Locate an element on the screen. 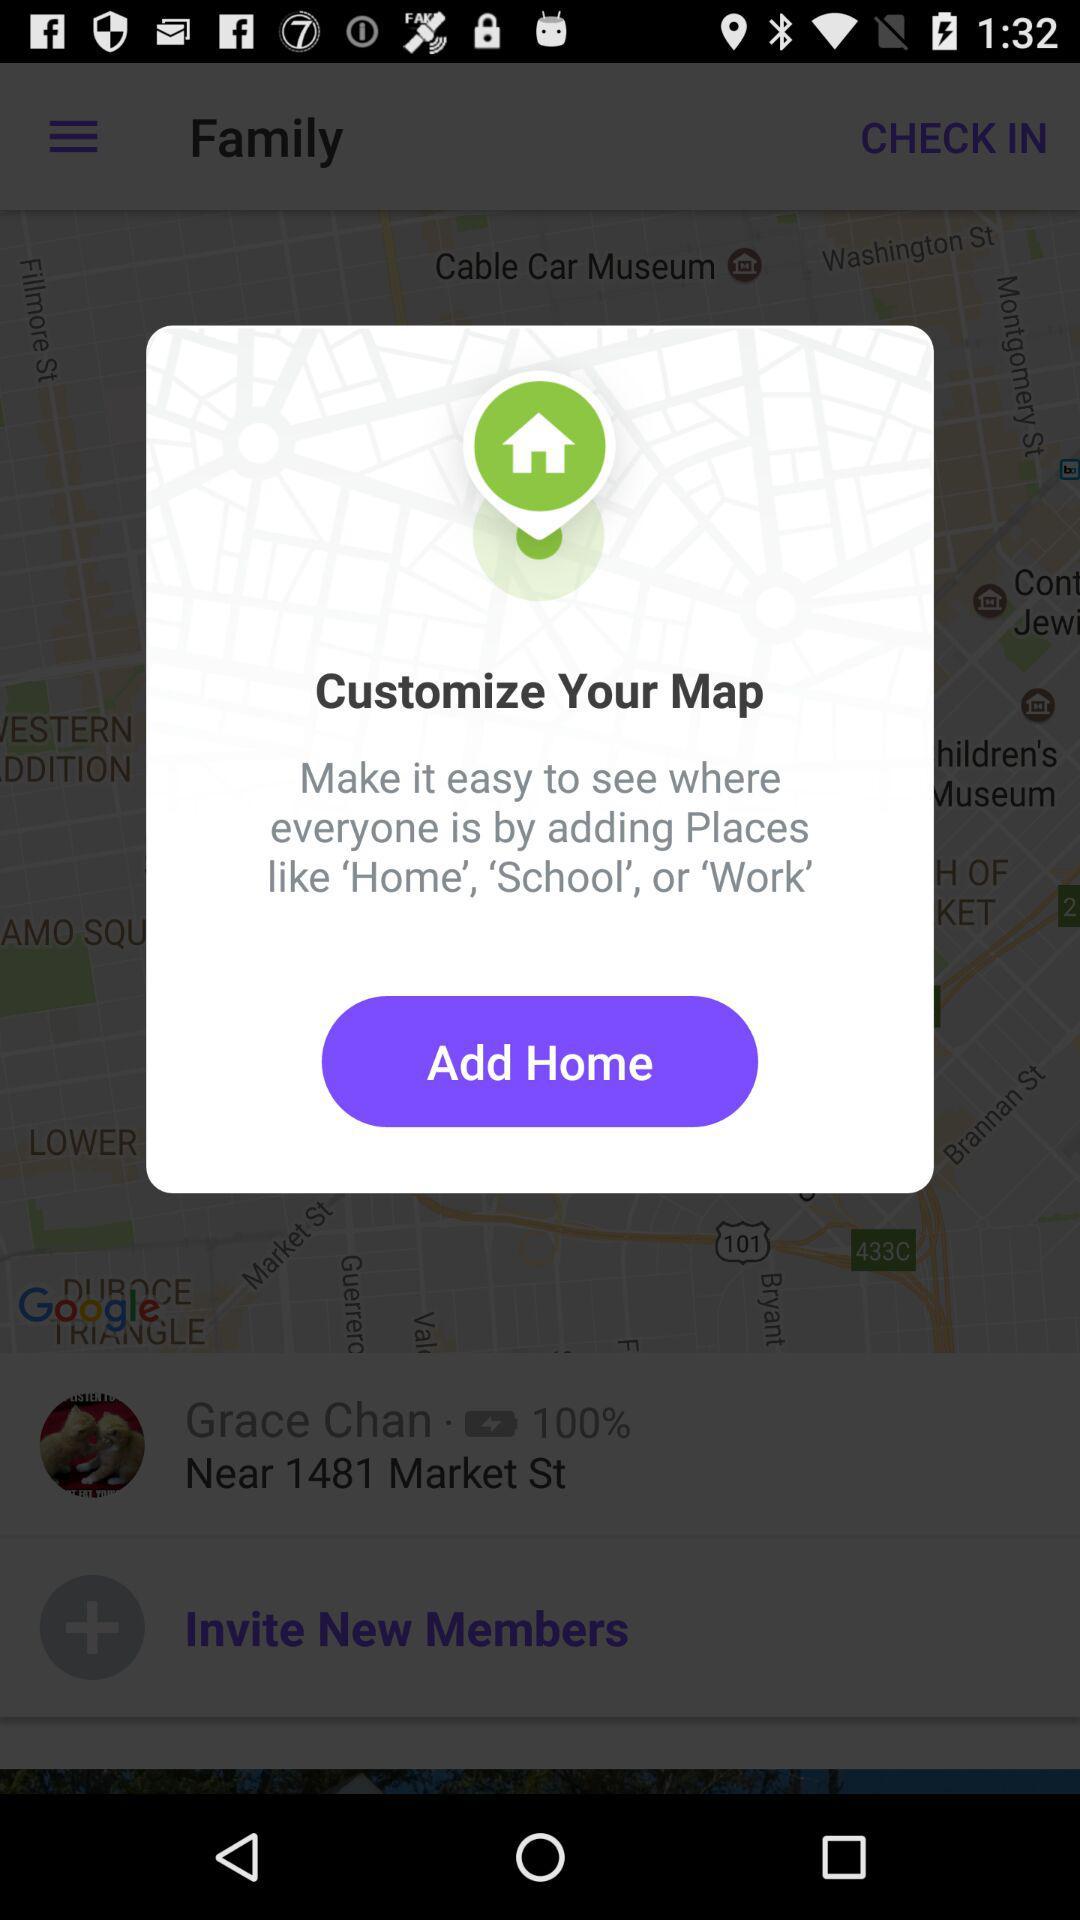 The image size is (1080, 1920). add home icon is located at coordinates (540, 1060).